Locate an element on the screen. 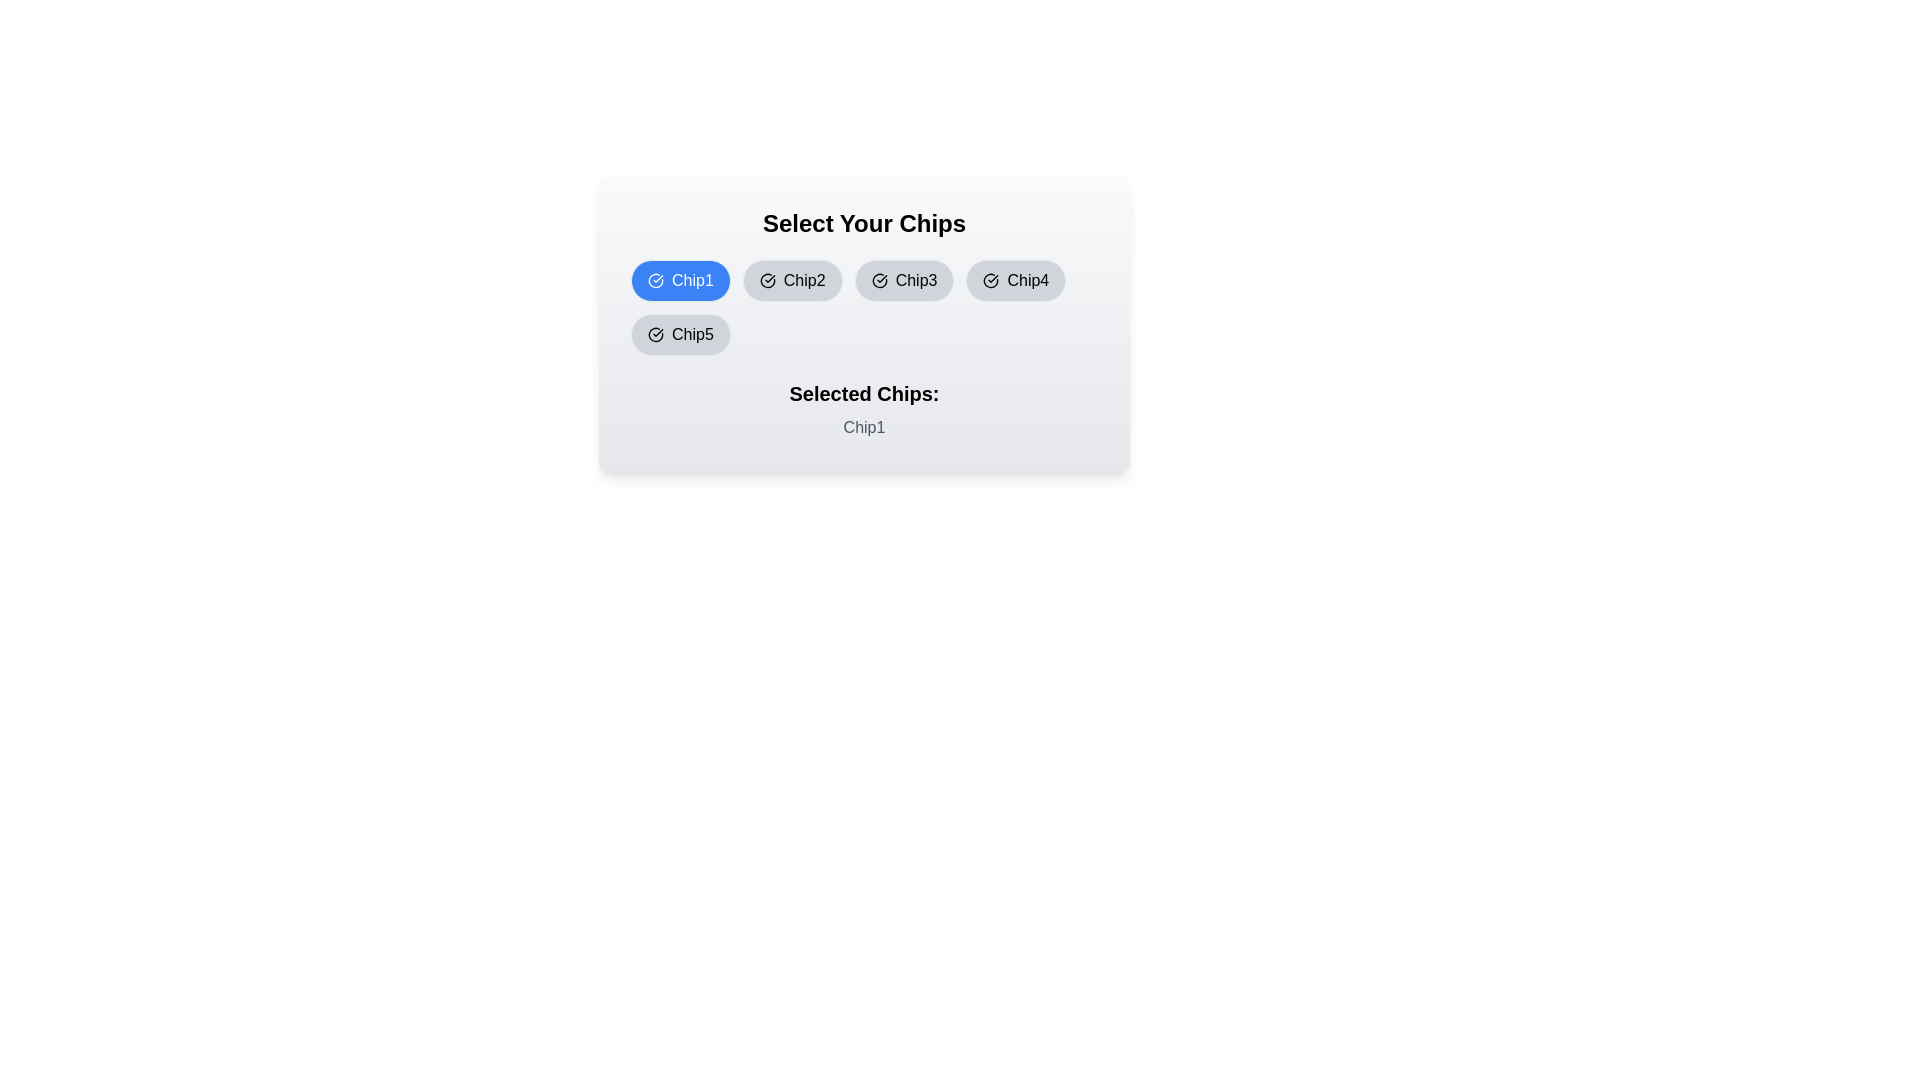 The height and width of the screenshot is (1080, 1920). the chip labeled Chip4 is located at coordinates (1016, 281).